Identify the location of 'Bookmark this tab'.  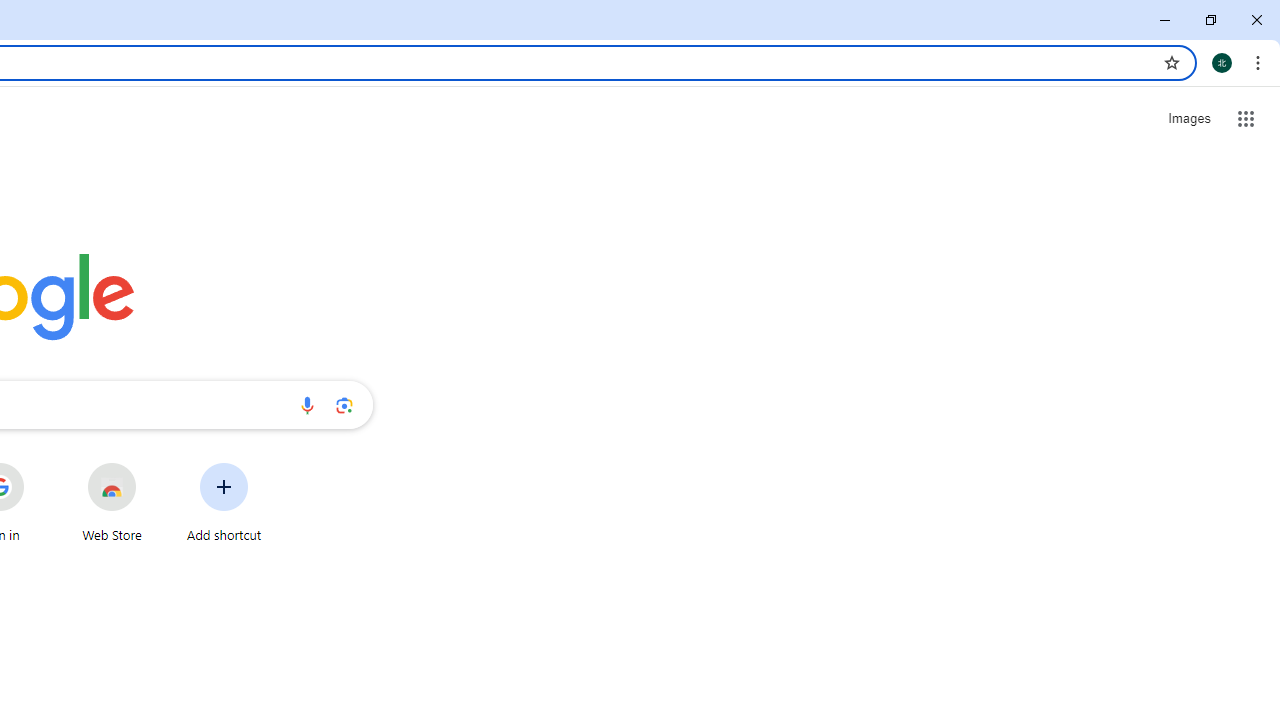
(1171, 61).